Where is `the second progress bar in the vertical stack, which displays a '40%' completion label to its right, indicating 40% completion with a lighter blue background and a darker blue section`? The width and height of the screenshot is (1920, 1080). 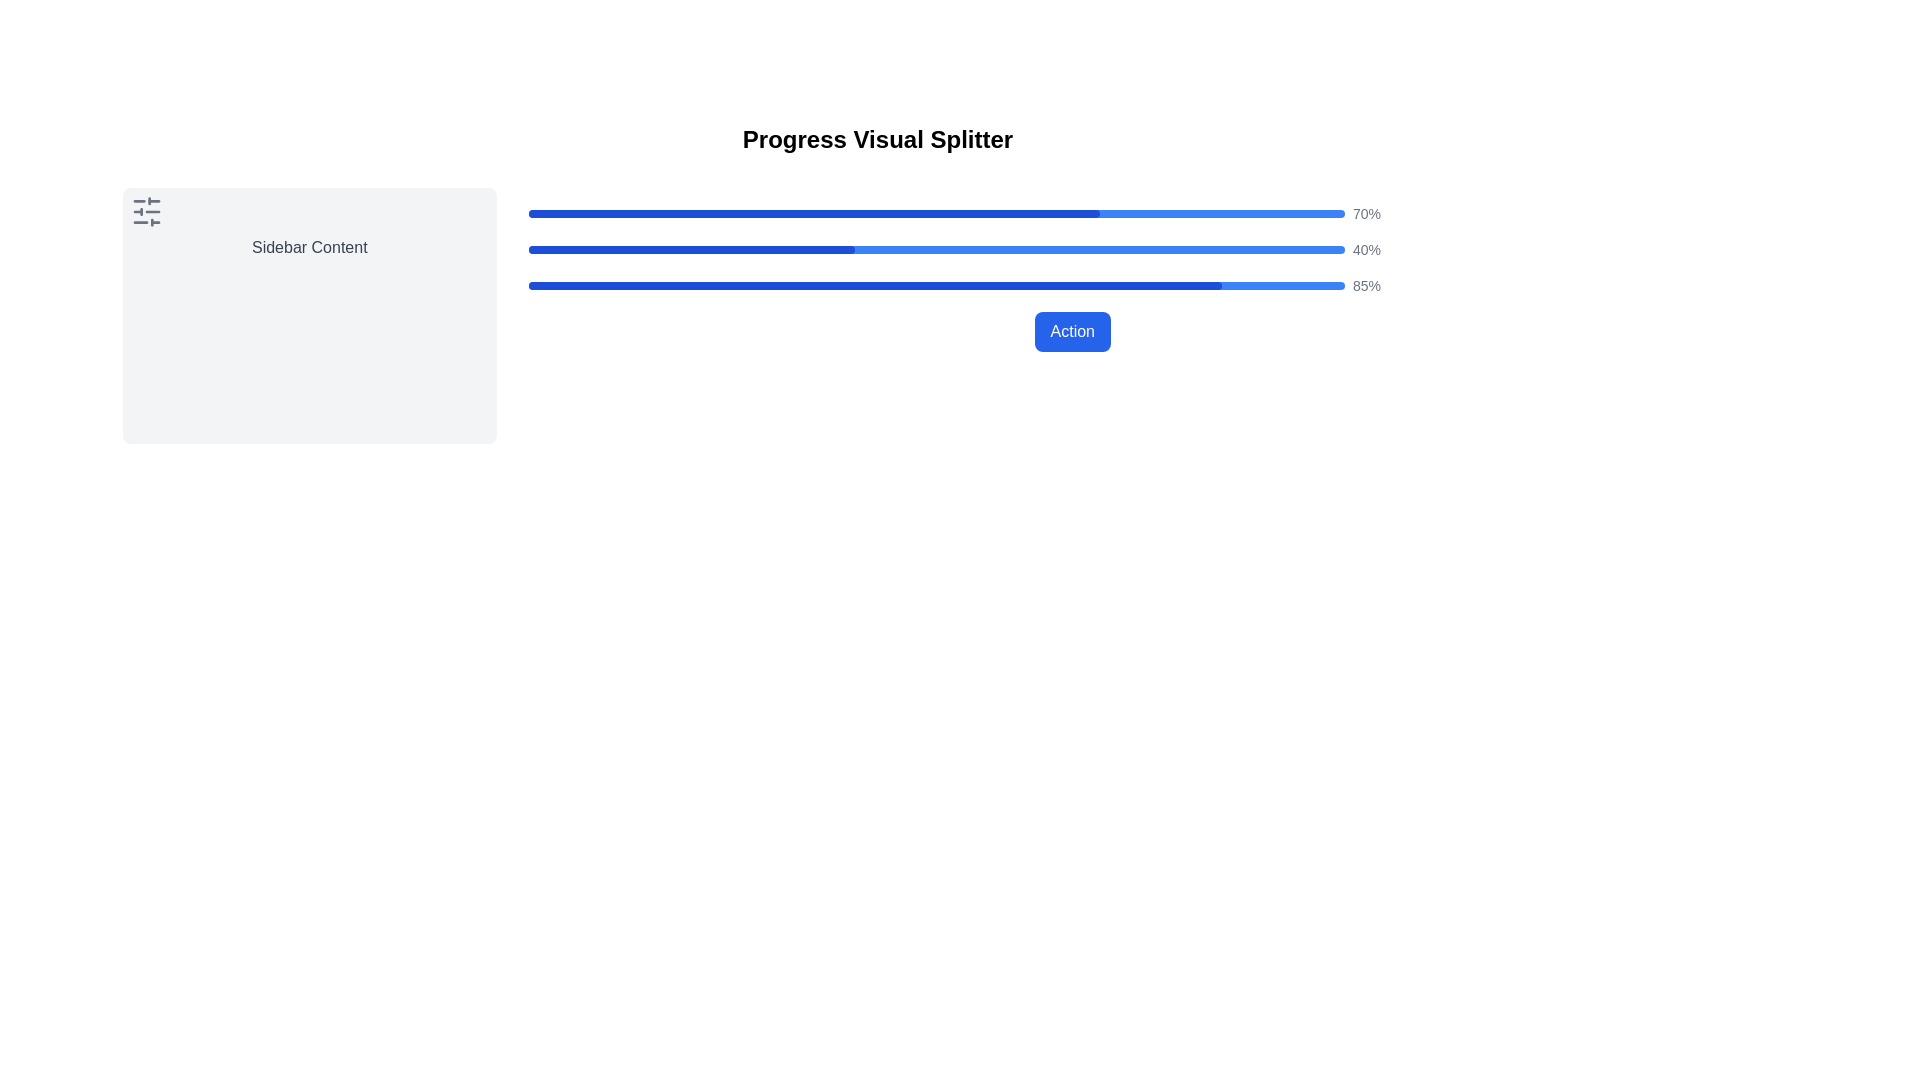 the second progress bar in the vertical stack, which displays a '40%' completion label to its right, indicating 40% completion with a lighter blue background and a darker blue section is located at coordinates (1071, 249).